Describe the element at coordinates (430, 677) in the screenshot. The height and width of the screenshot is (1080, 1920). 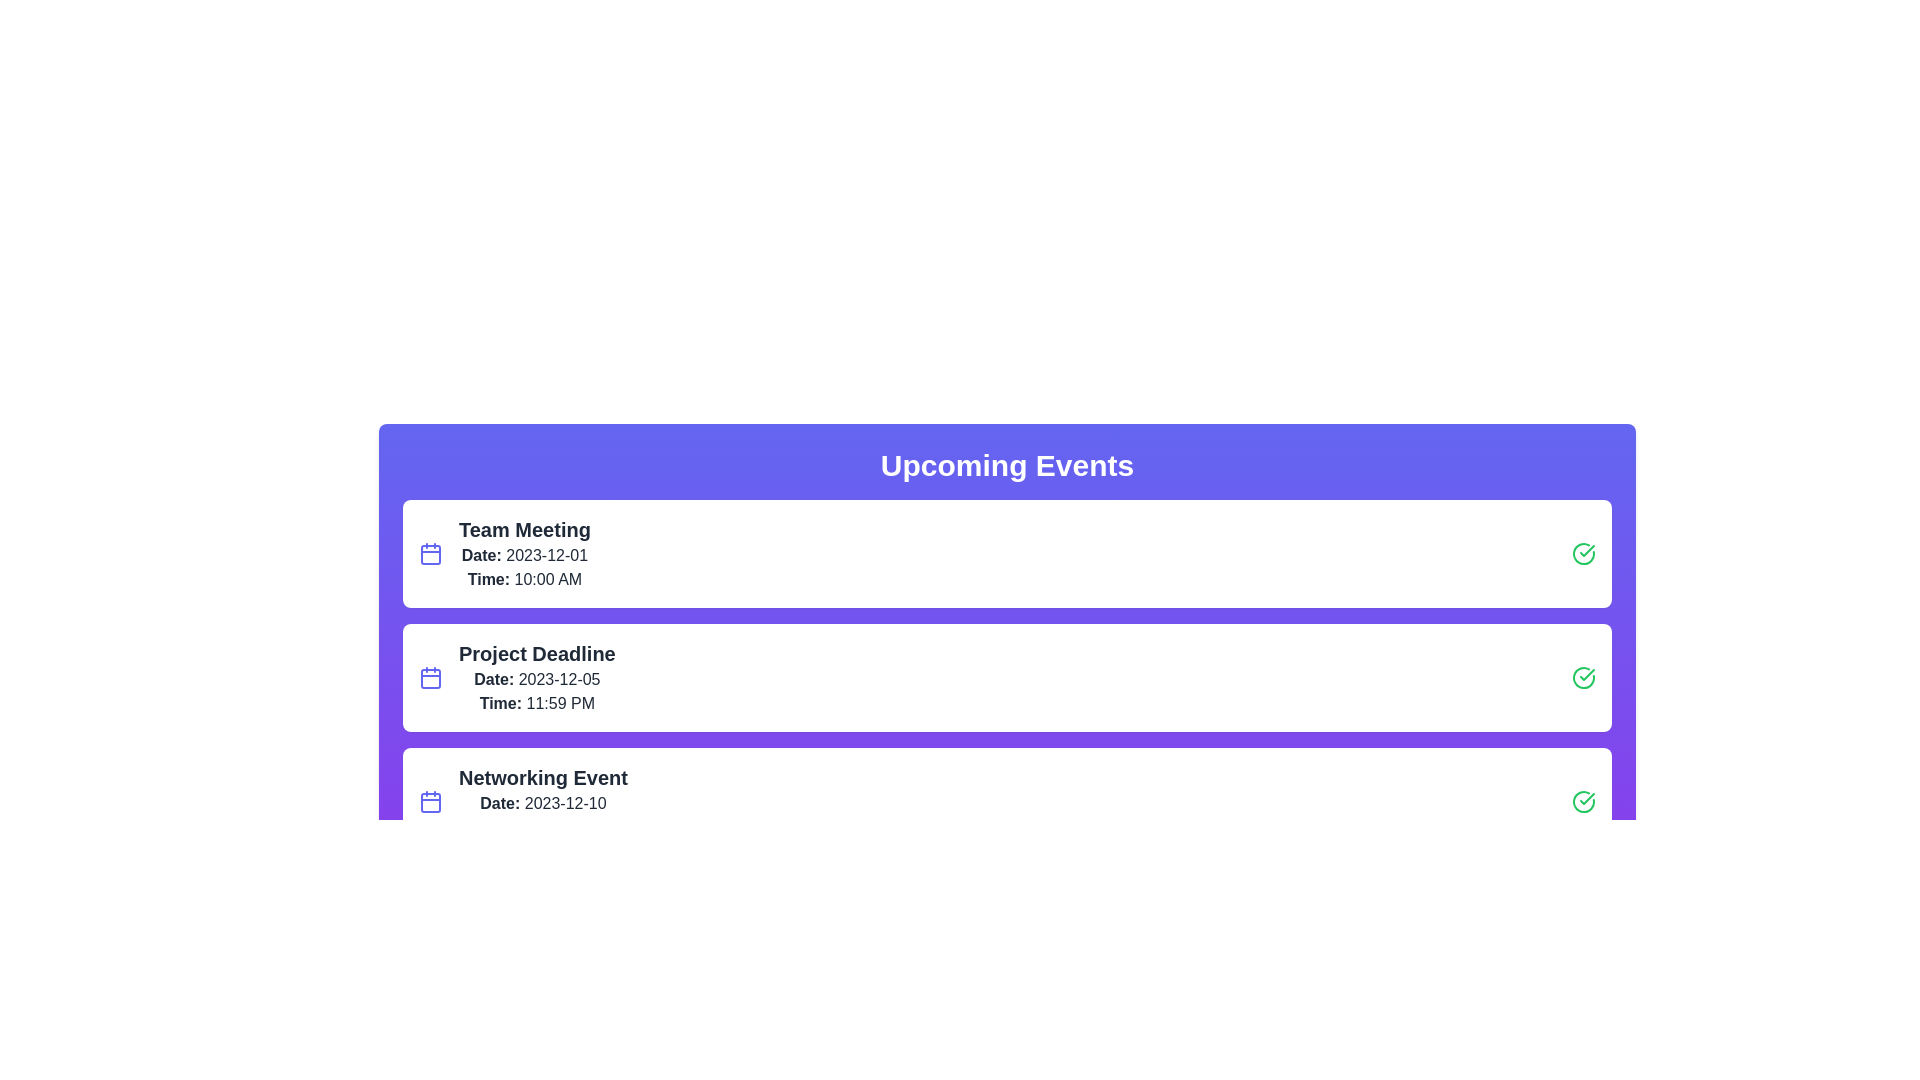
I see `the rounded rectangle part of the calendar icon located on the left side of the Project Deadline section in the second row of the event list` at that location.